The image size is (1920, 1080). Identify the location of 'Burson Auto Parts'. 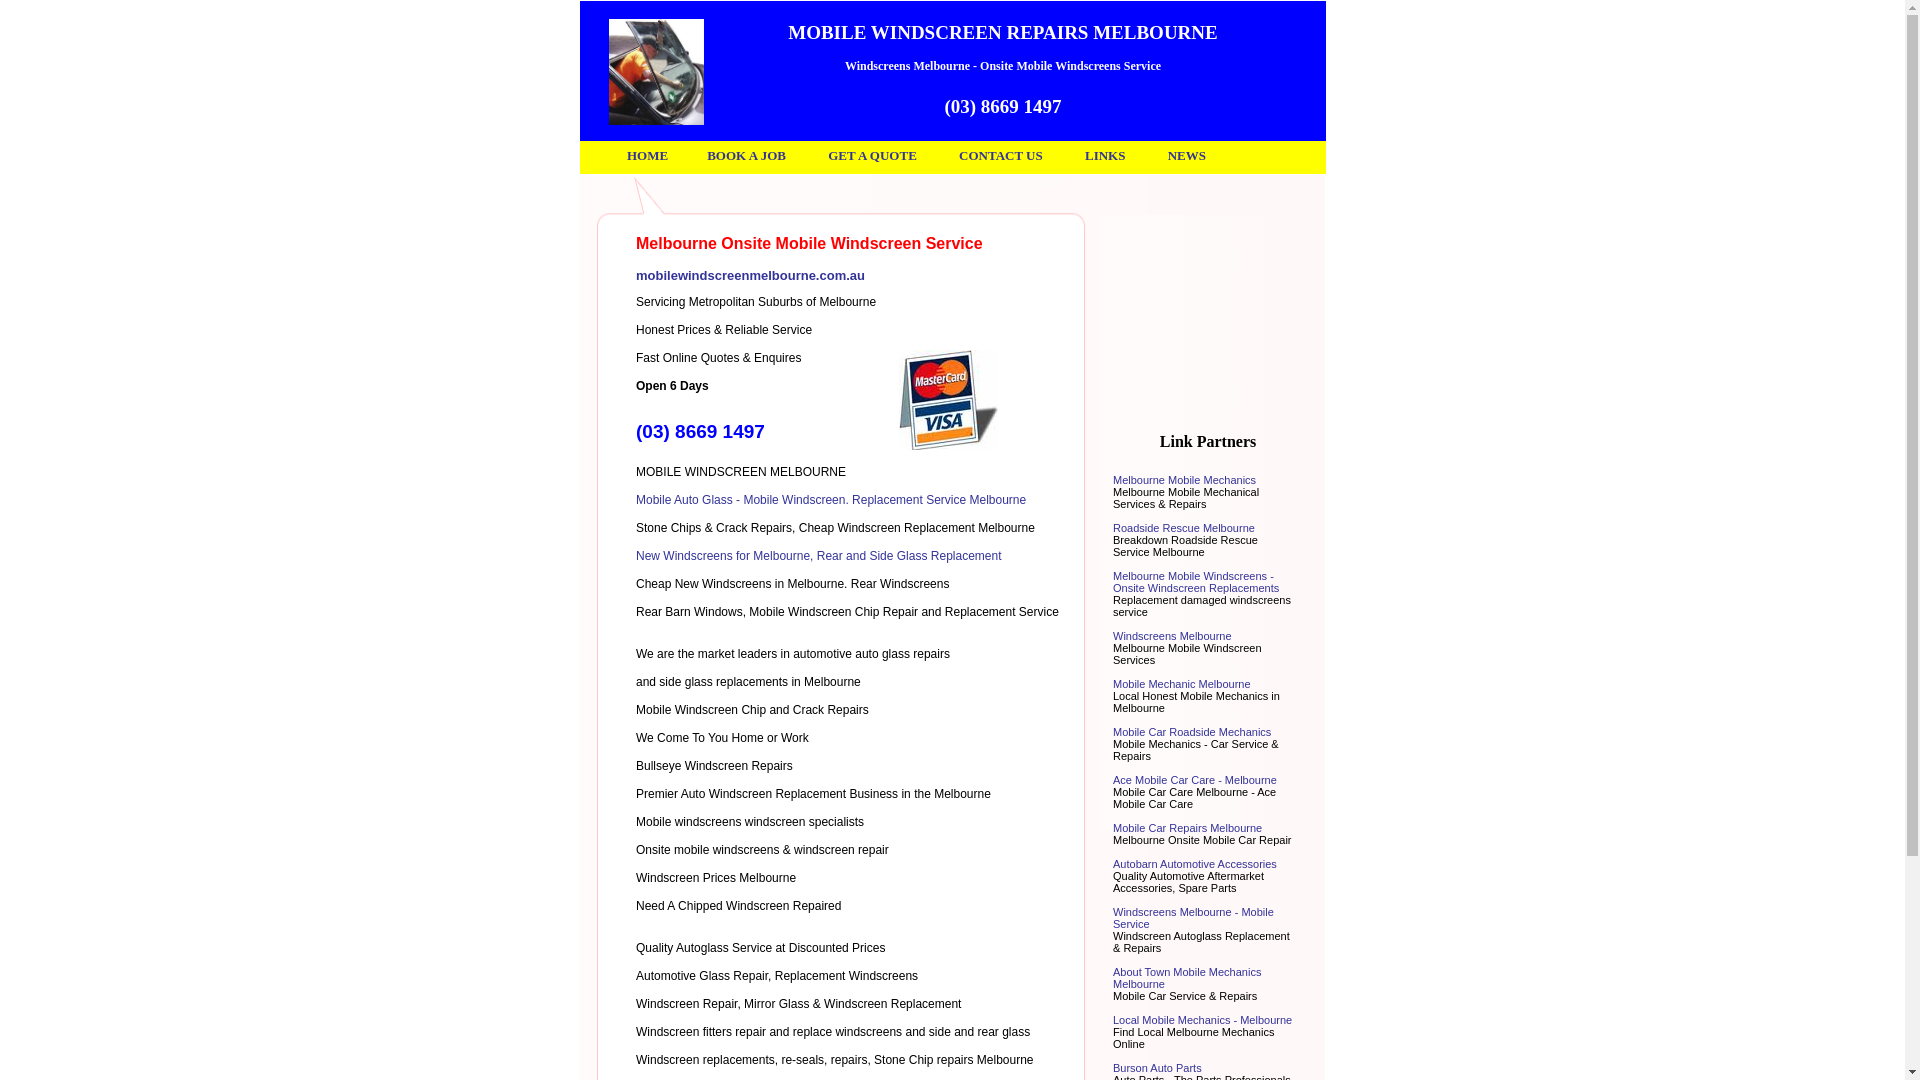
(1157, 1067).